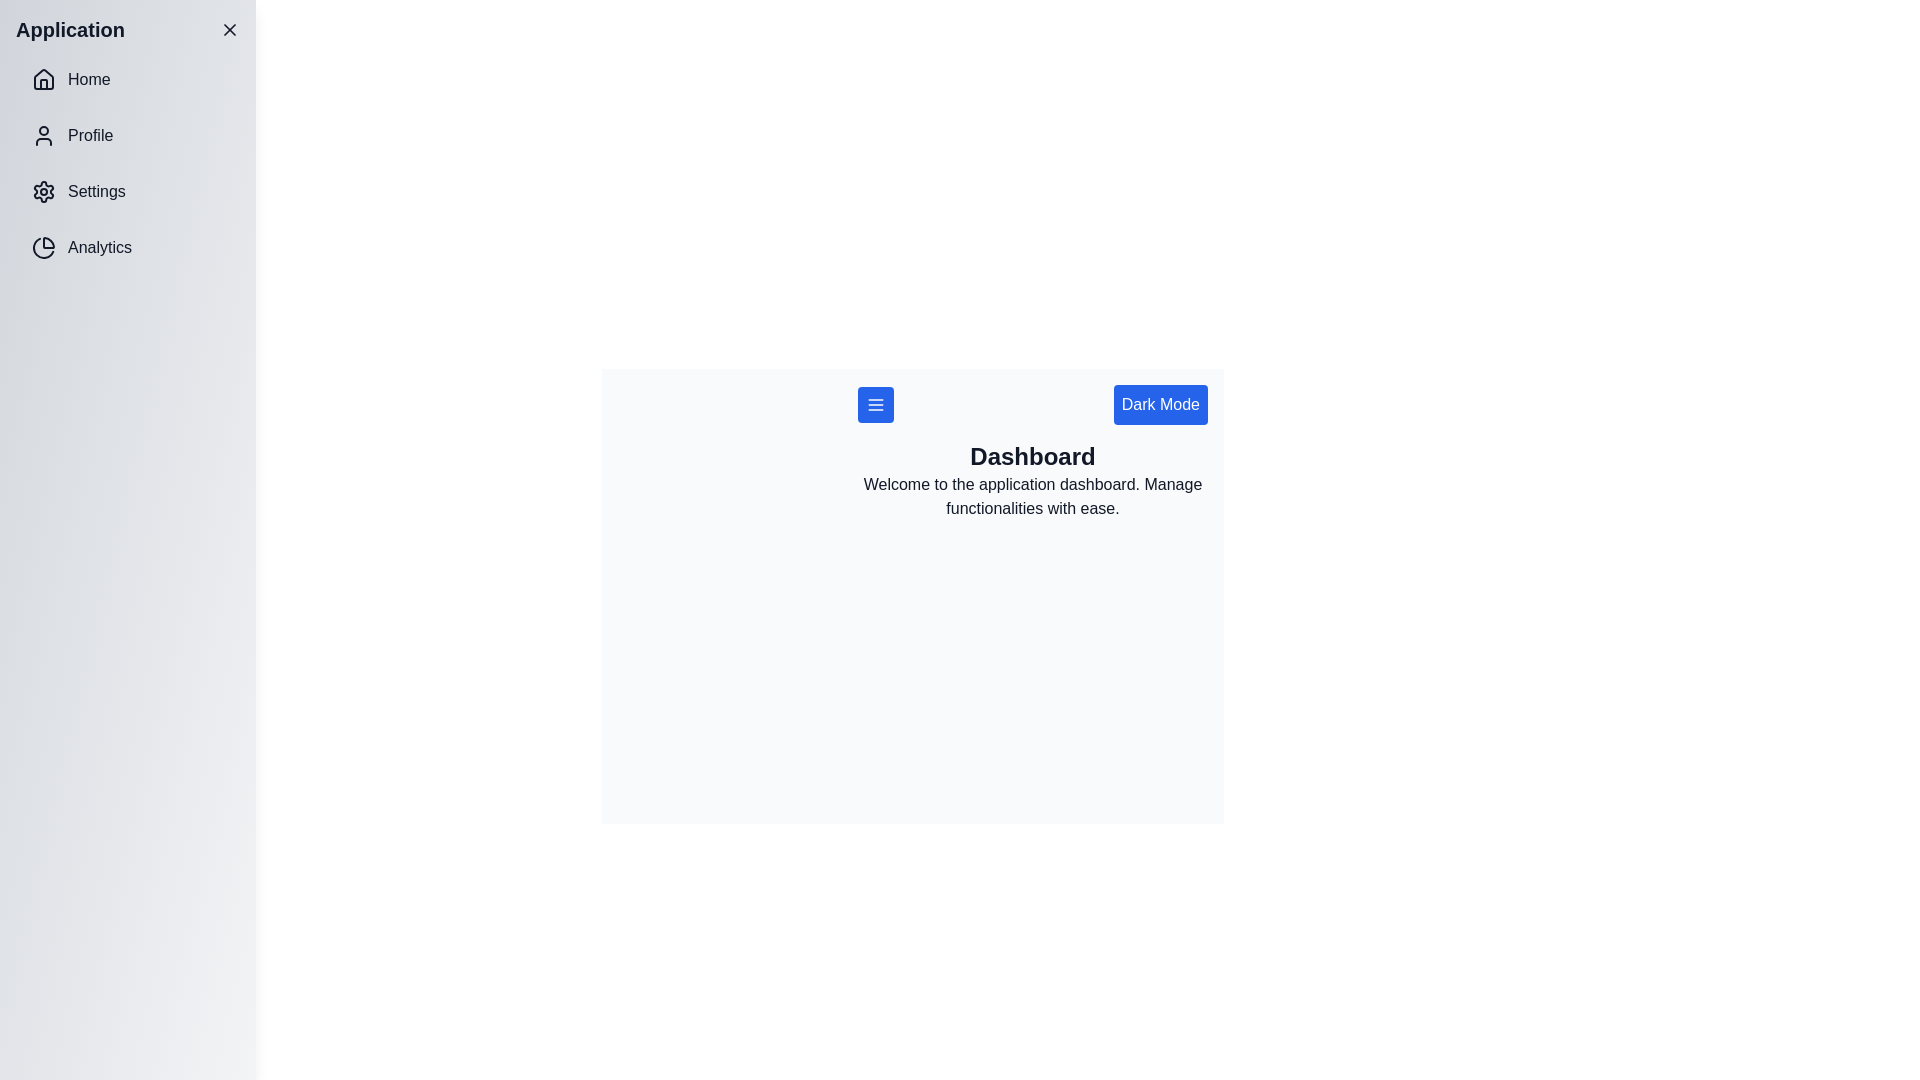  What do you see at coordinates (1160, 405) in the screenshot?
I see `the 'Dark Mode' button located at the top-right corner of its section` at bounding box center [1160, 405].